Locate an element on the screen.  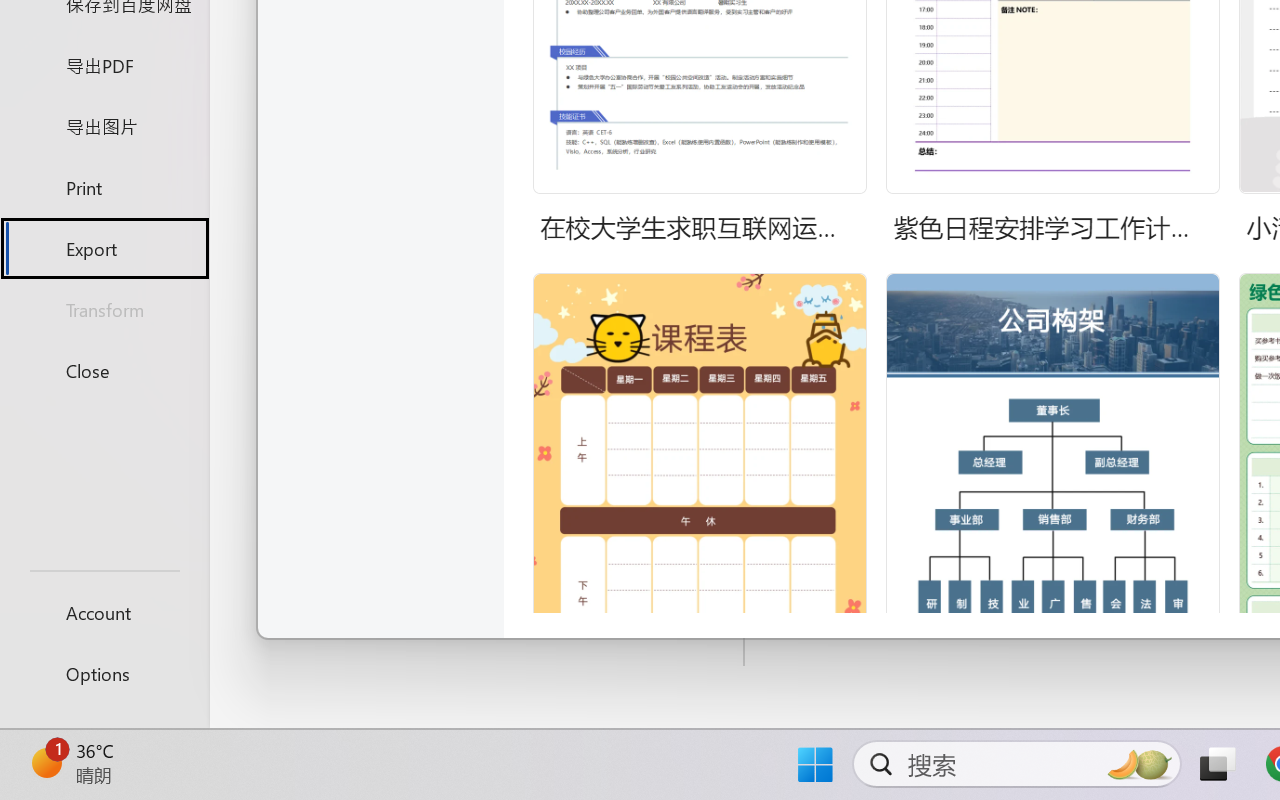
'Options' is located at coordinates (103, 673).